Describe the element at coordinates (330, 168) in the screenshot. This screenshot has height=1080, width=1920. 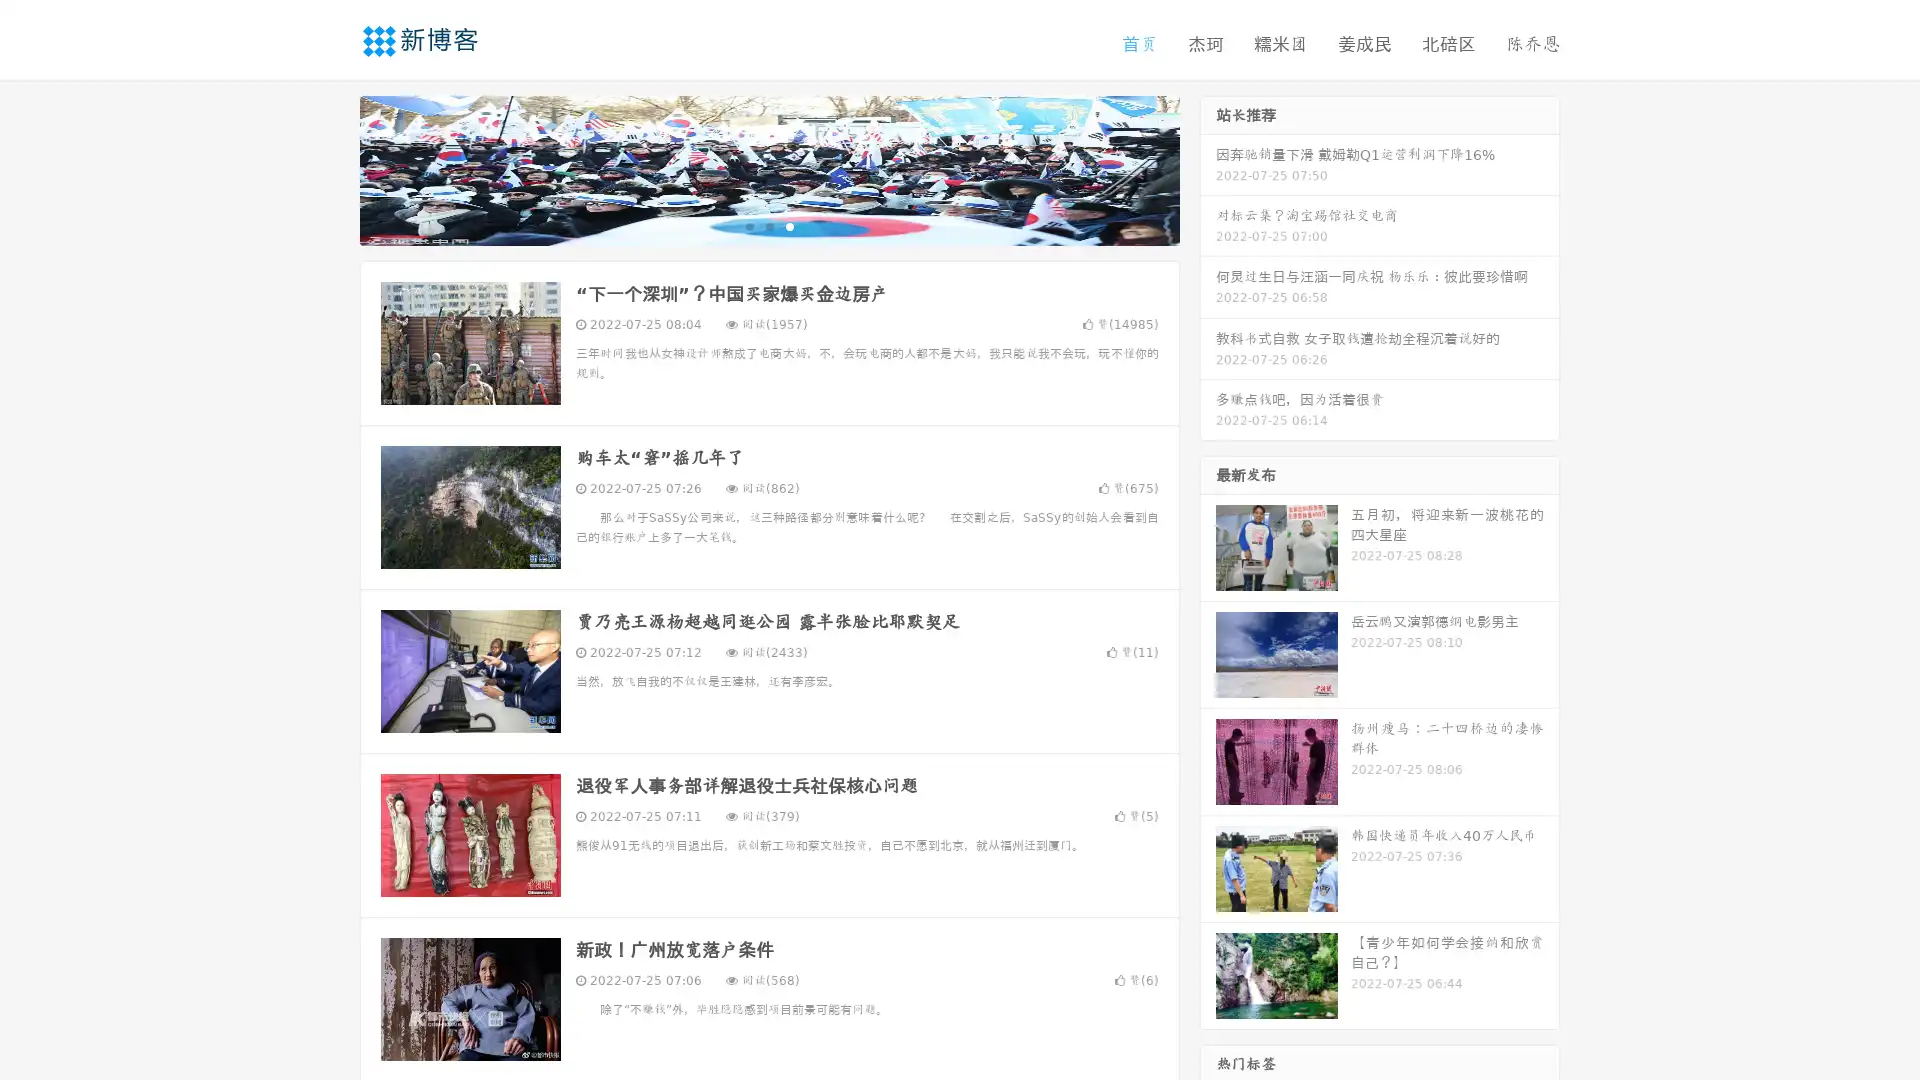
I see `Previous slide` at that location.